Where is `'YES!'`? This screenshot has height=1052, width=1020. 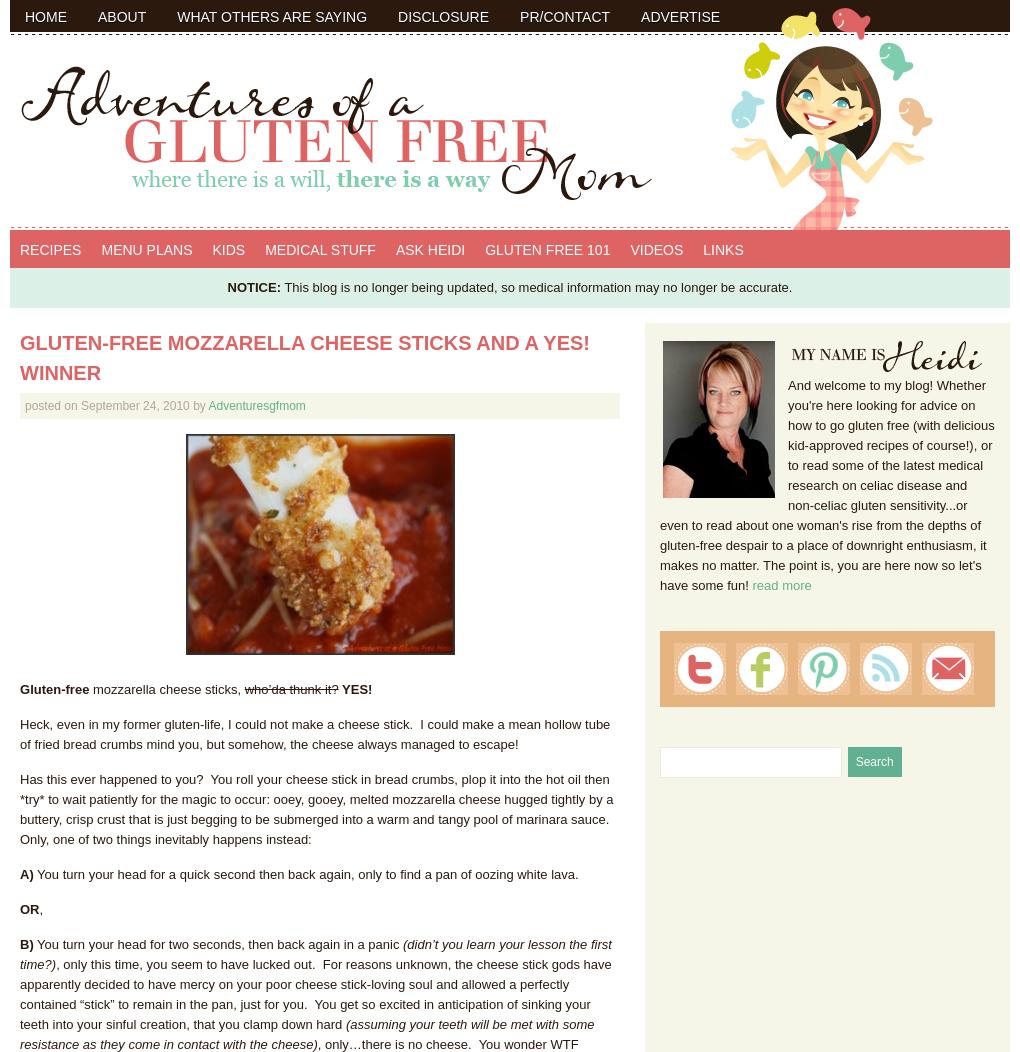 'YES!' is located at coordinates (353, 687).